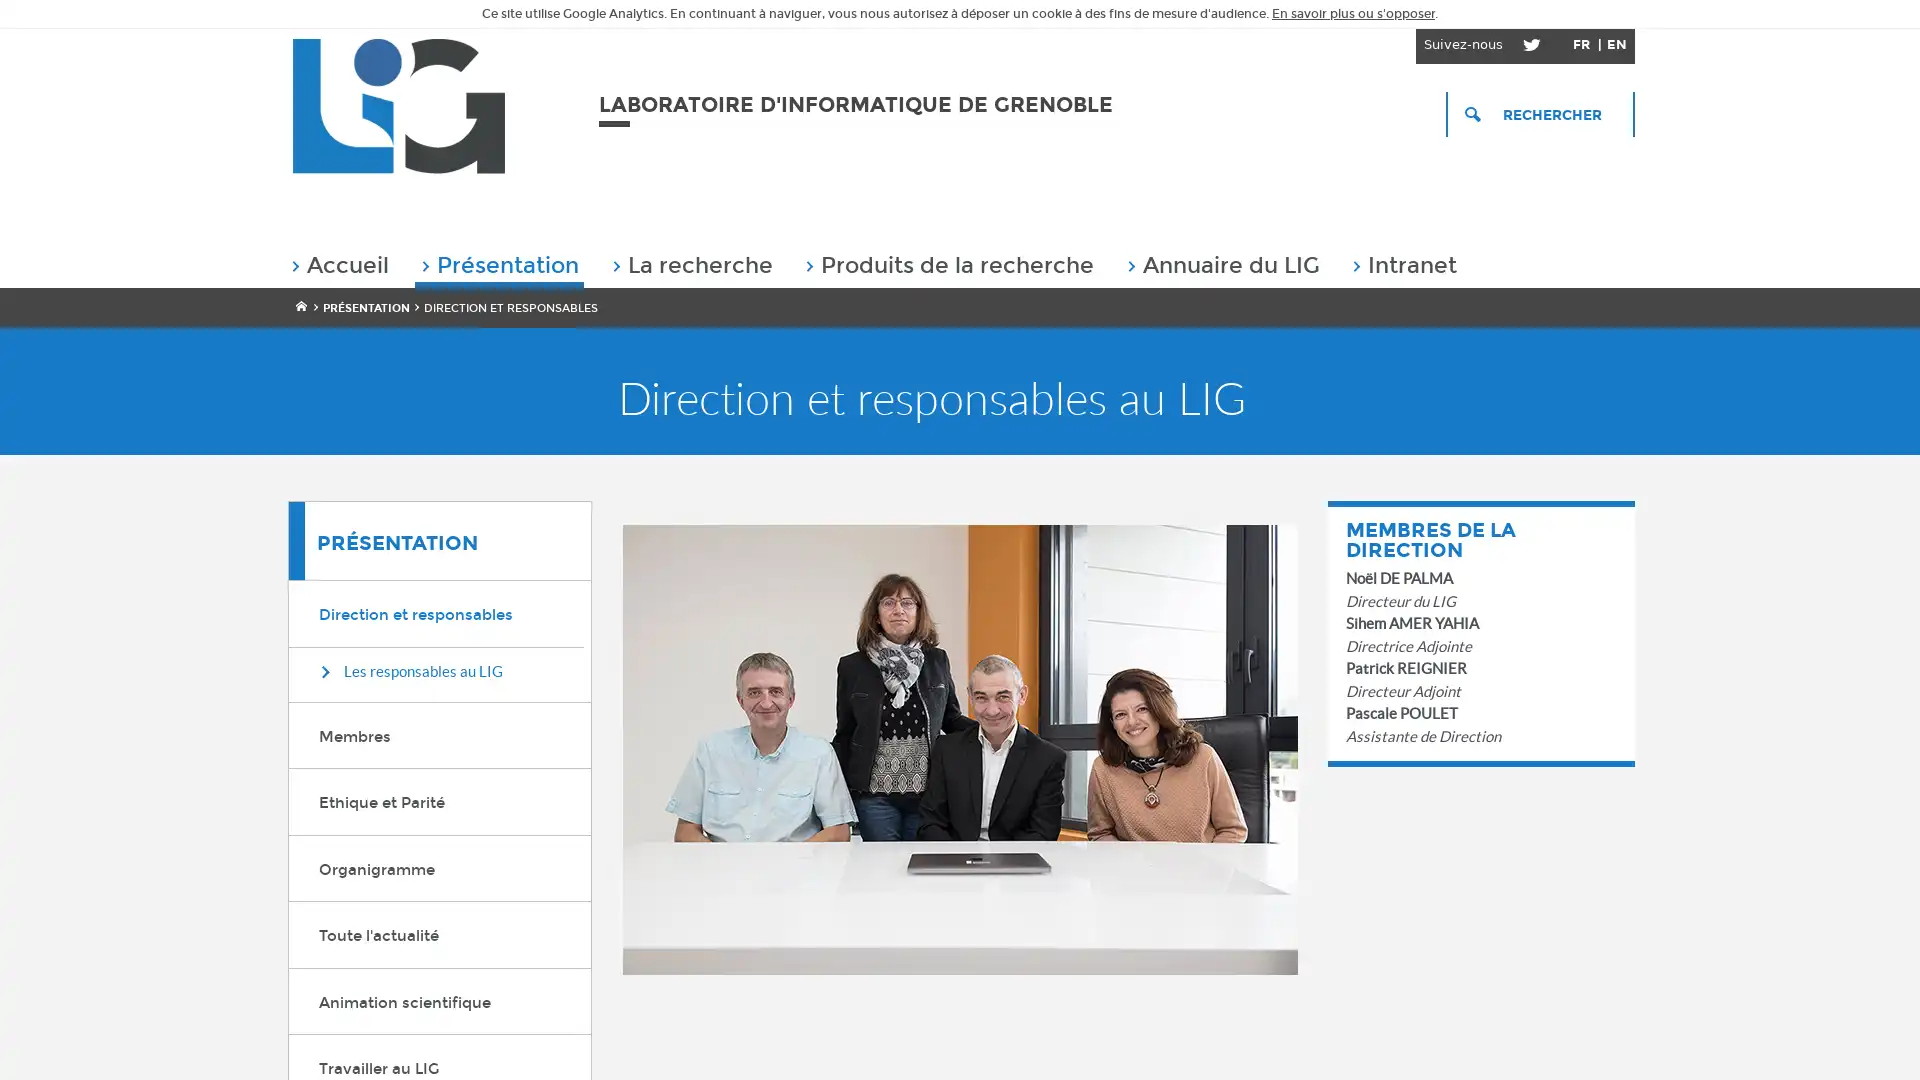  Describe the element at coordinates (1539, 114) in the screenshot. I see `RECHERCHER` at that location.